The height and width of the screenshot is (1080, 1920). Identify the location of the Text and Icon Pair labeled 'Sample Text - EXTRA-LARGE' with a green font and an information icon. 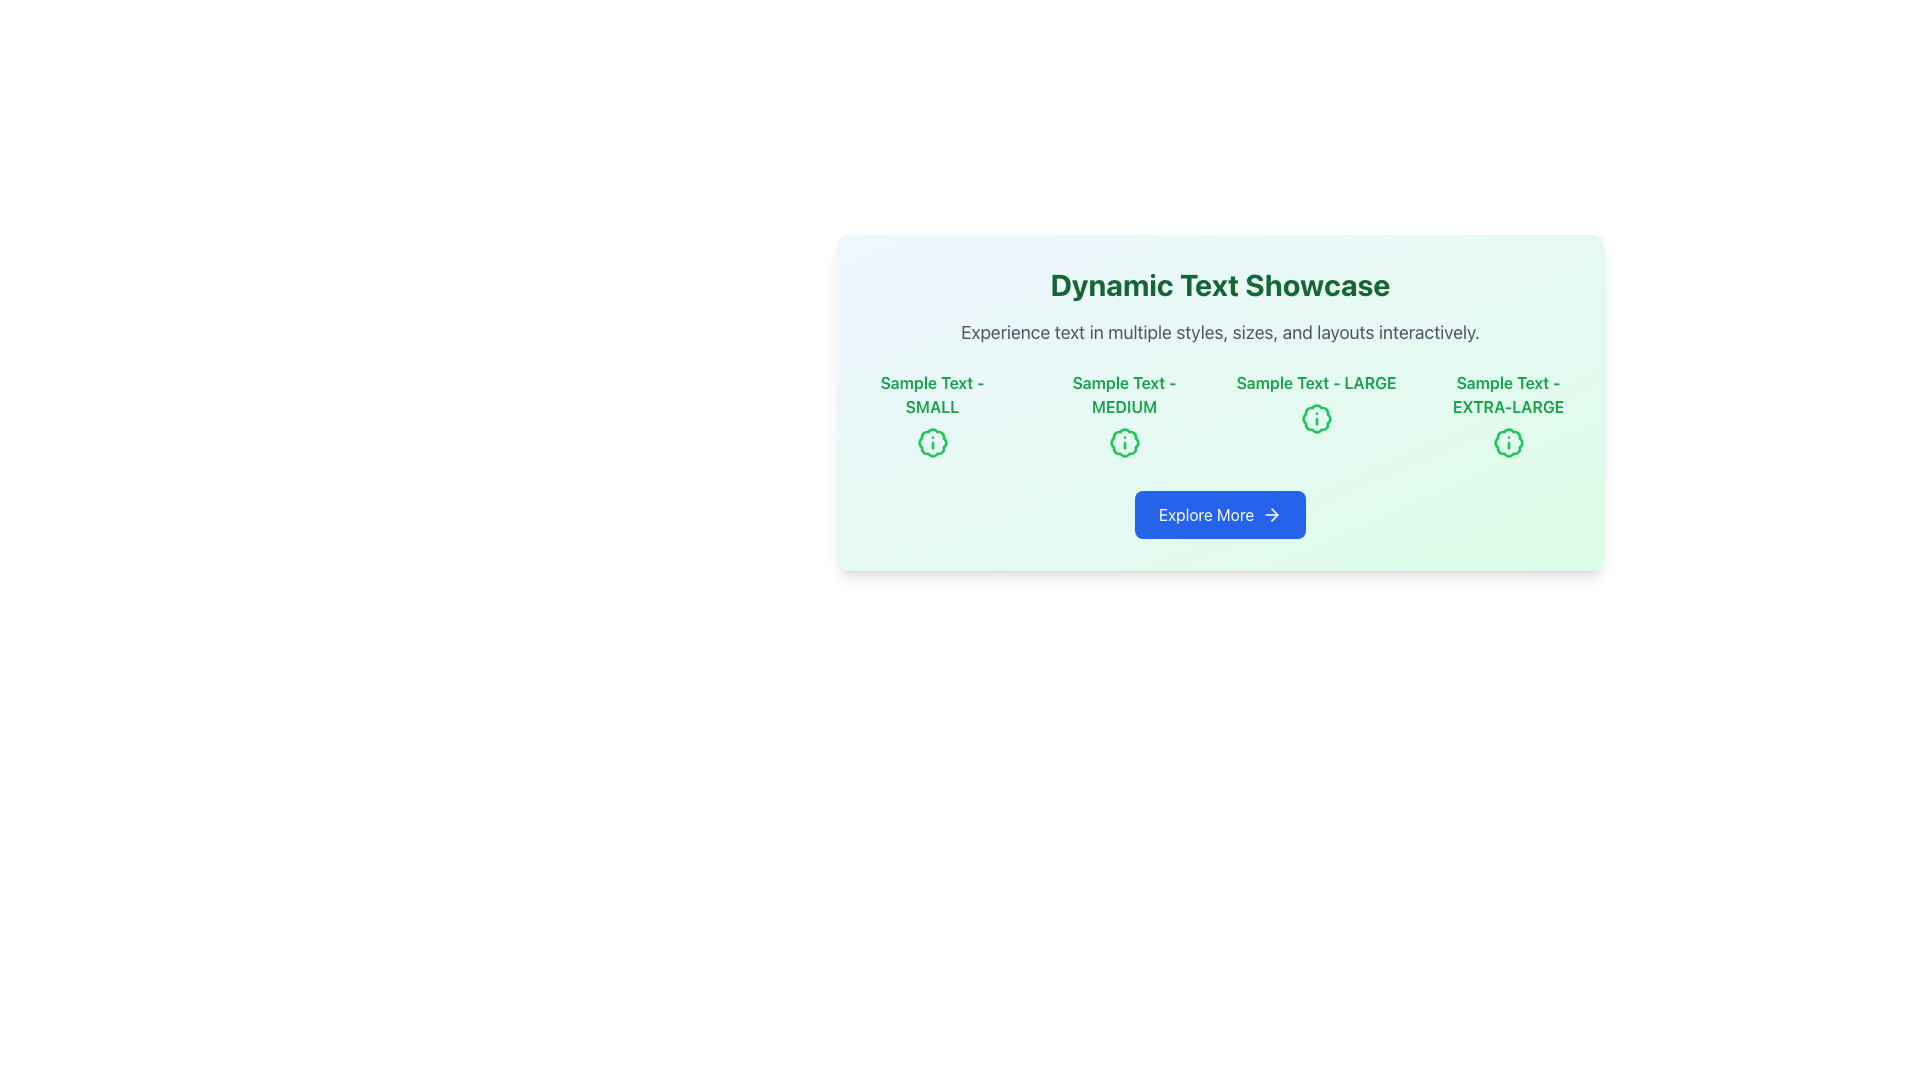
(1508, 414).